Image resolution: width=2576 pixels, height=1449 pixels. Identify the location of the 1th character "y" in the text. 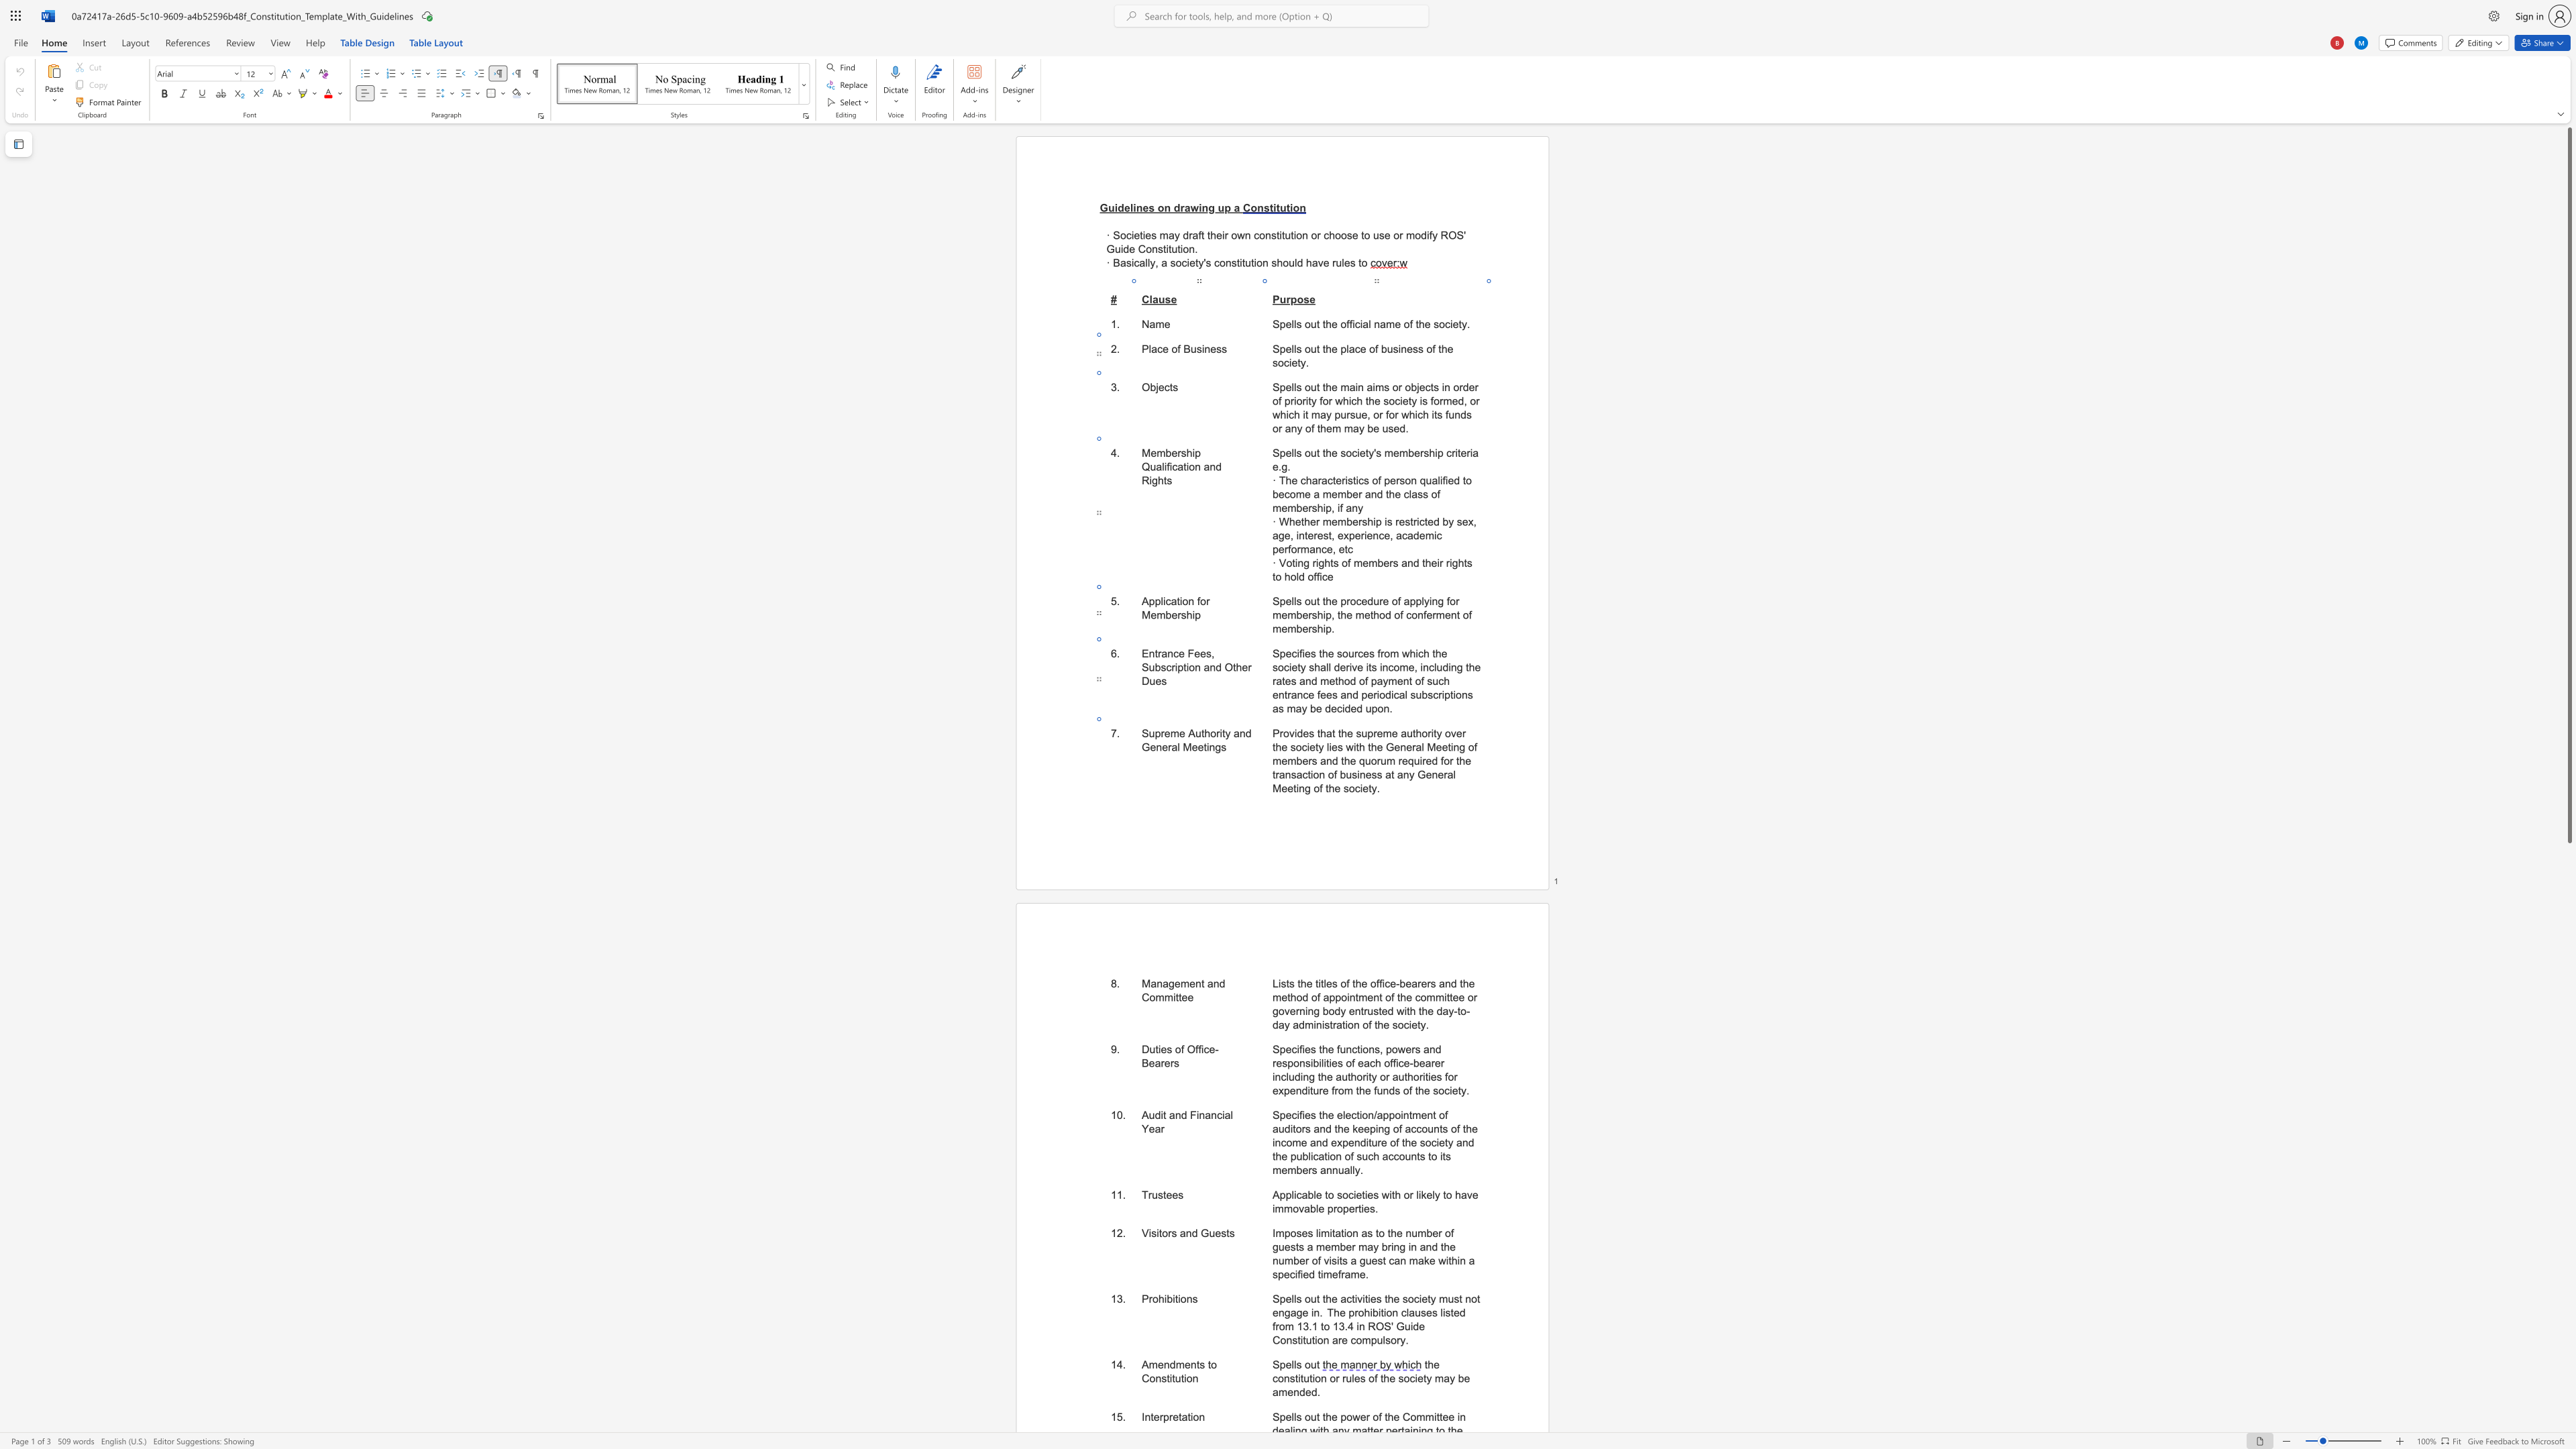
(1436, 1194).